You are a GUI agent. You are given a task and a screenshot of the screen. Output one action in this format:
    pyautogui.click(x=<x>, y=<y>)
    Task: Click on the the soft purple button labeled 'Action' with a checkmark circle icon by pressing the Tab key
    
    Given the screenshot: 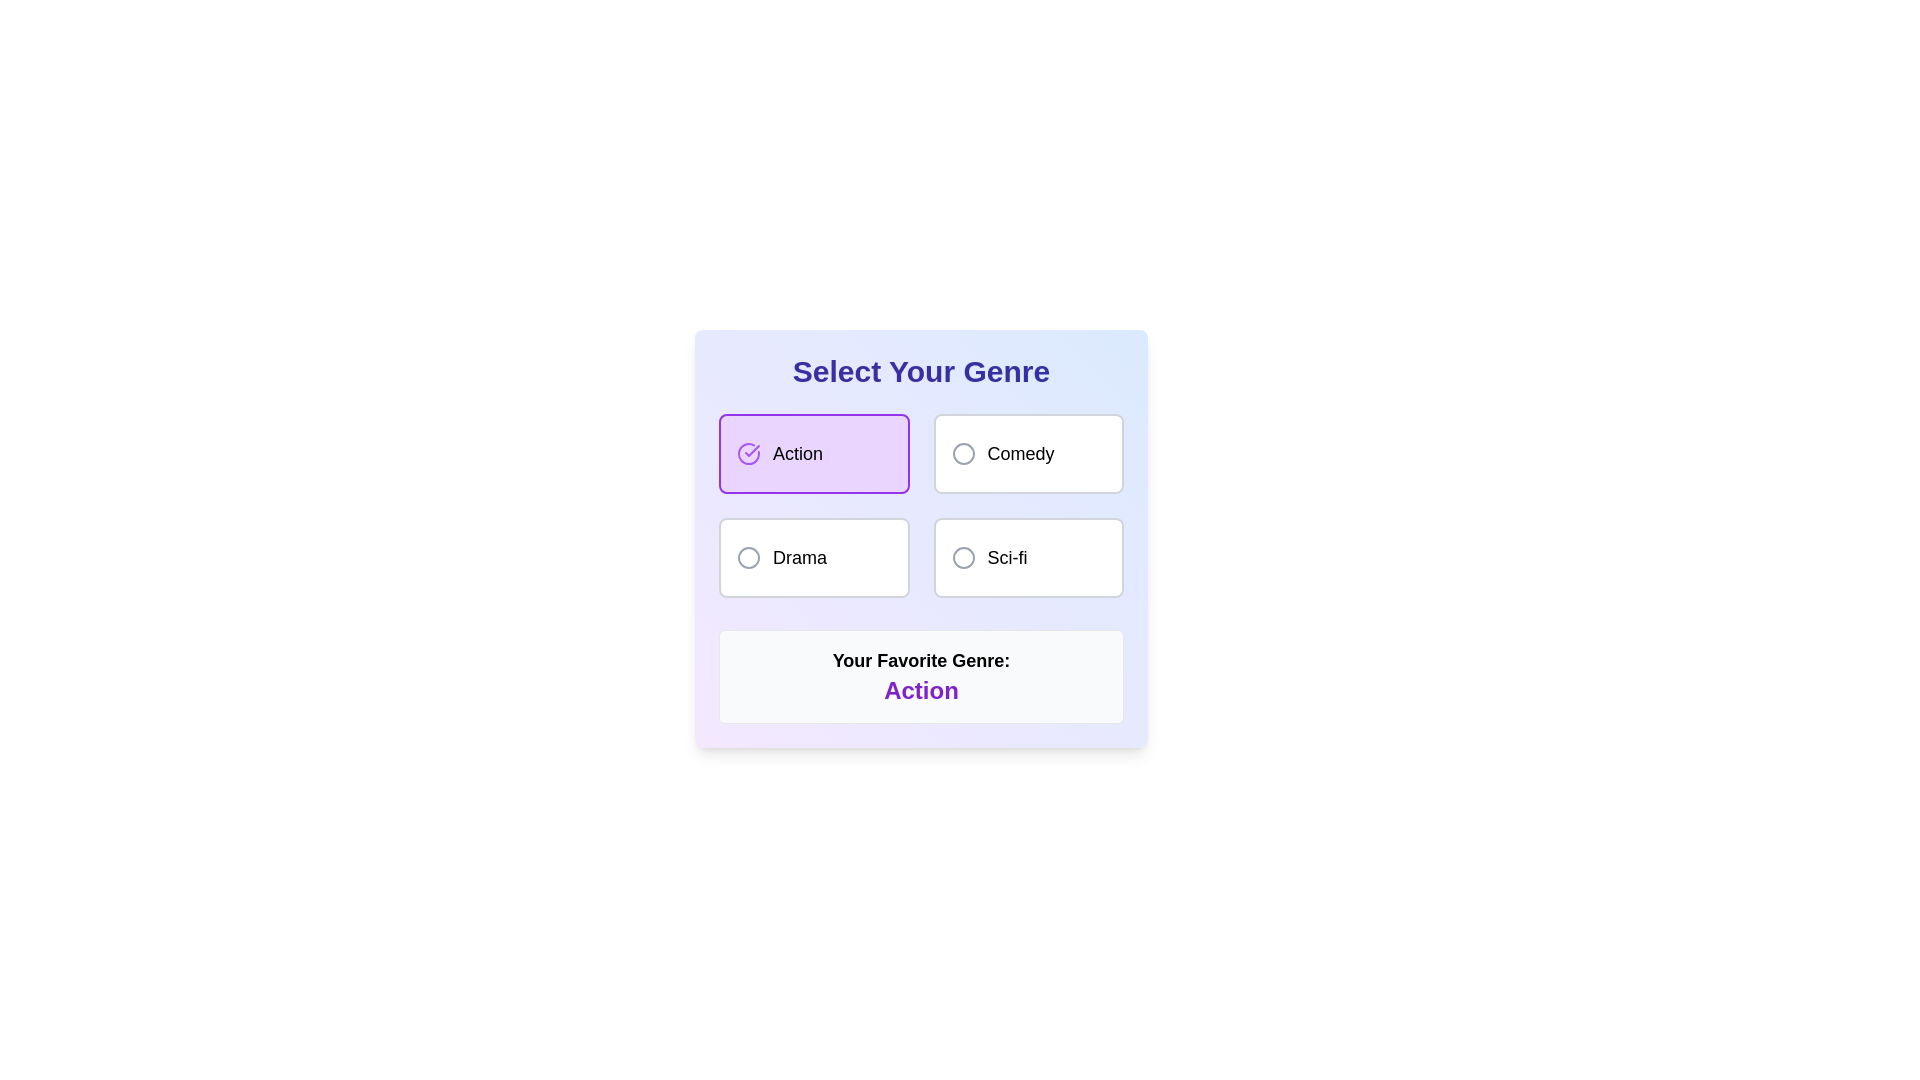 What is the action you would take?
    pyautogui.click(x=814, y=454)
    